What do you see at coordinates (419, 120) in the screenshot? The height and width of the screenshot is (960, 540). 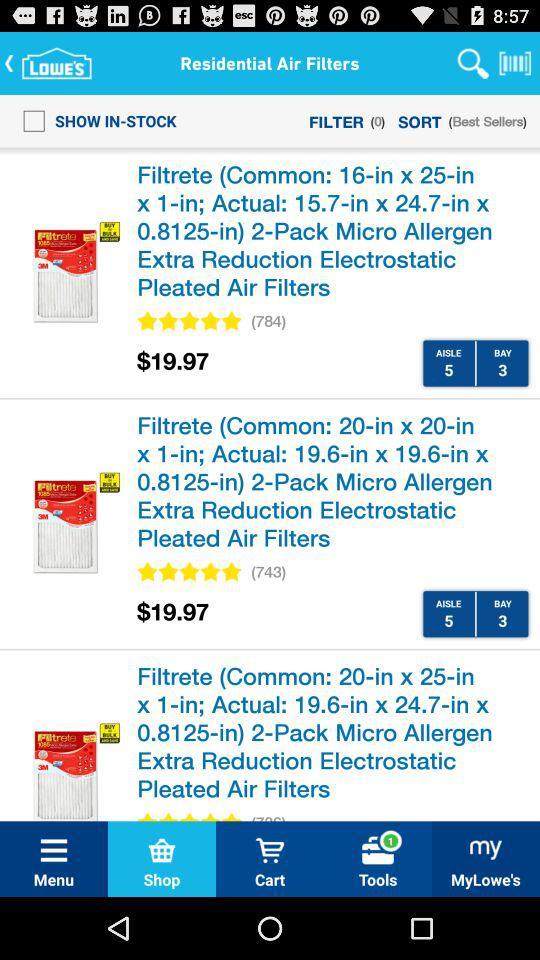 I see `item next to (0) icon` at bounding box center [419, 120].